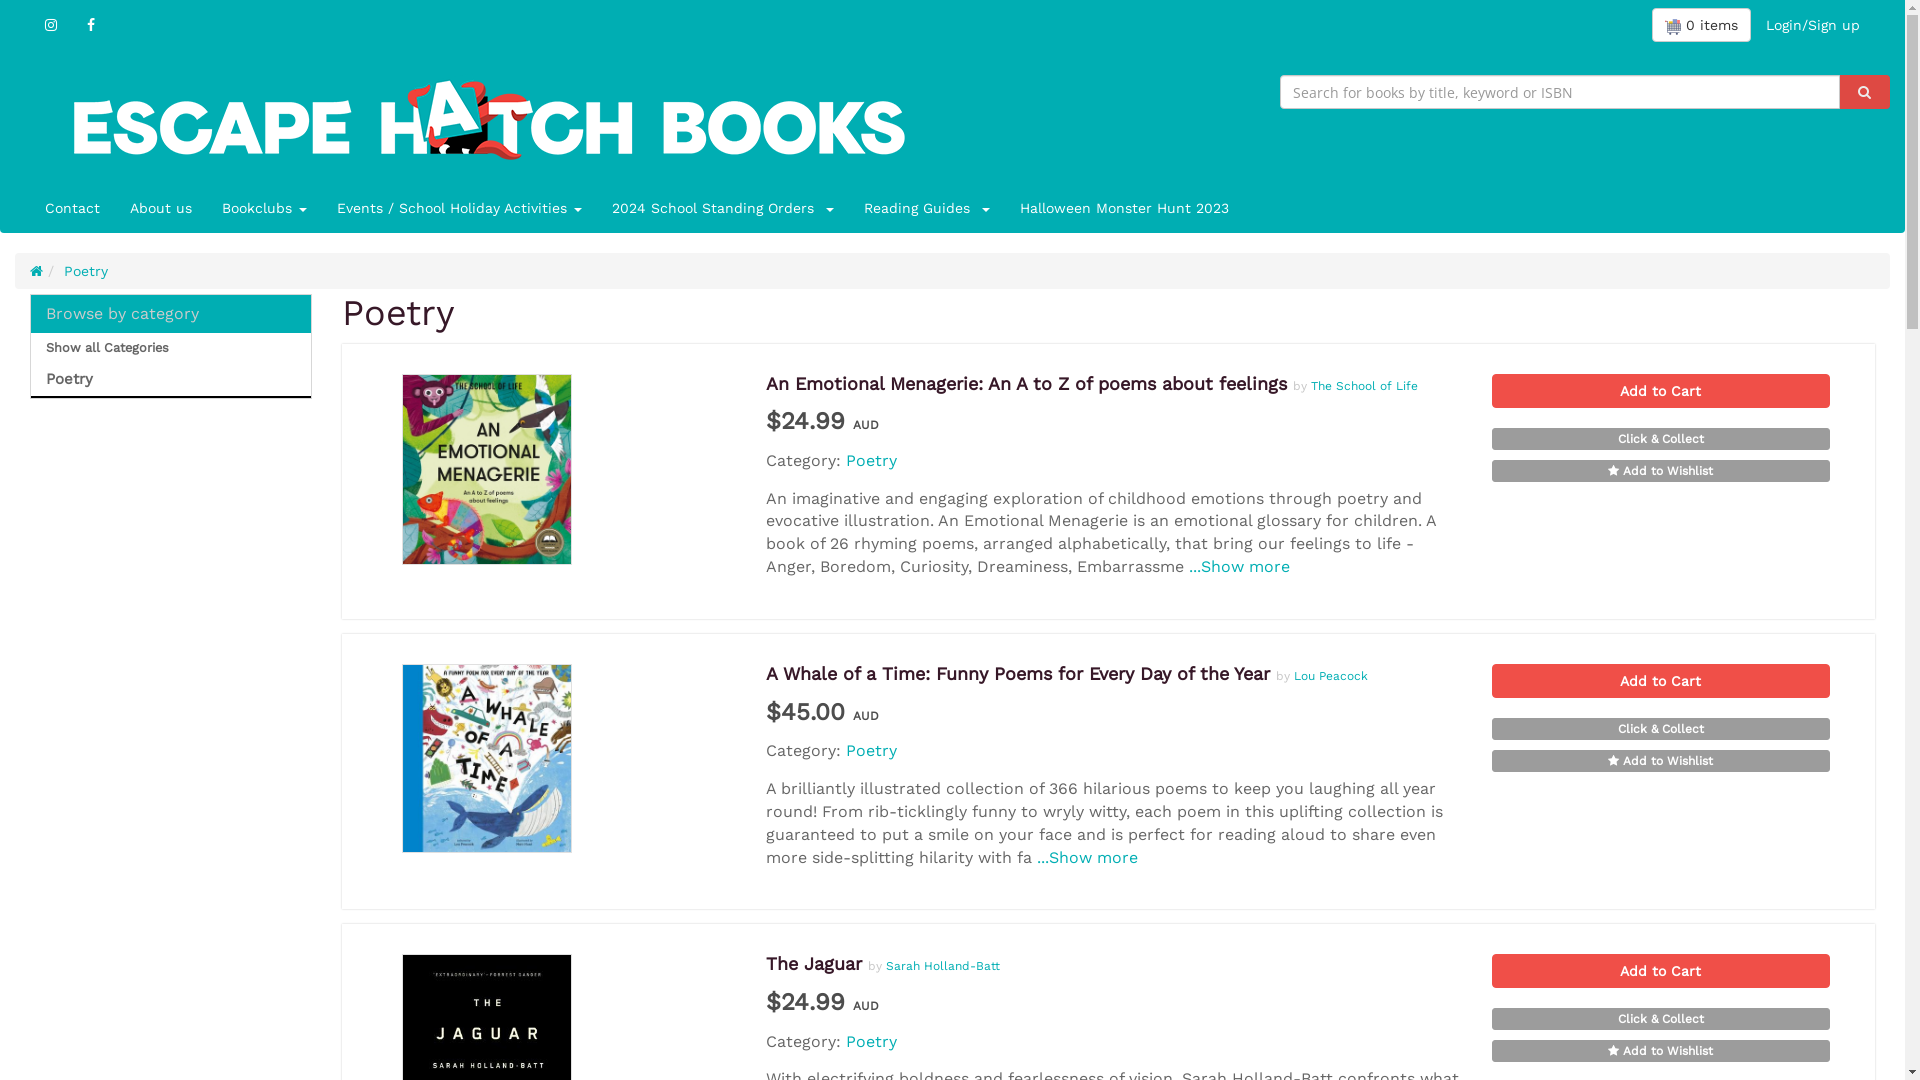 The height and width of the screenshot is (1080, 1920). I want to click on 'Bookclubs ', so click(263, 208).